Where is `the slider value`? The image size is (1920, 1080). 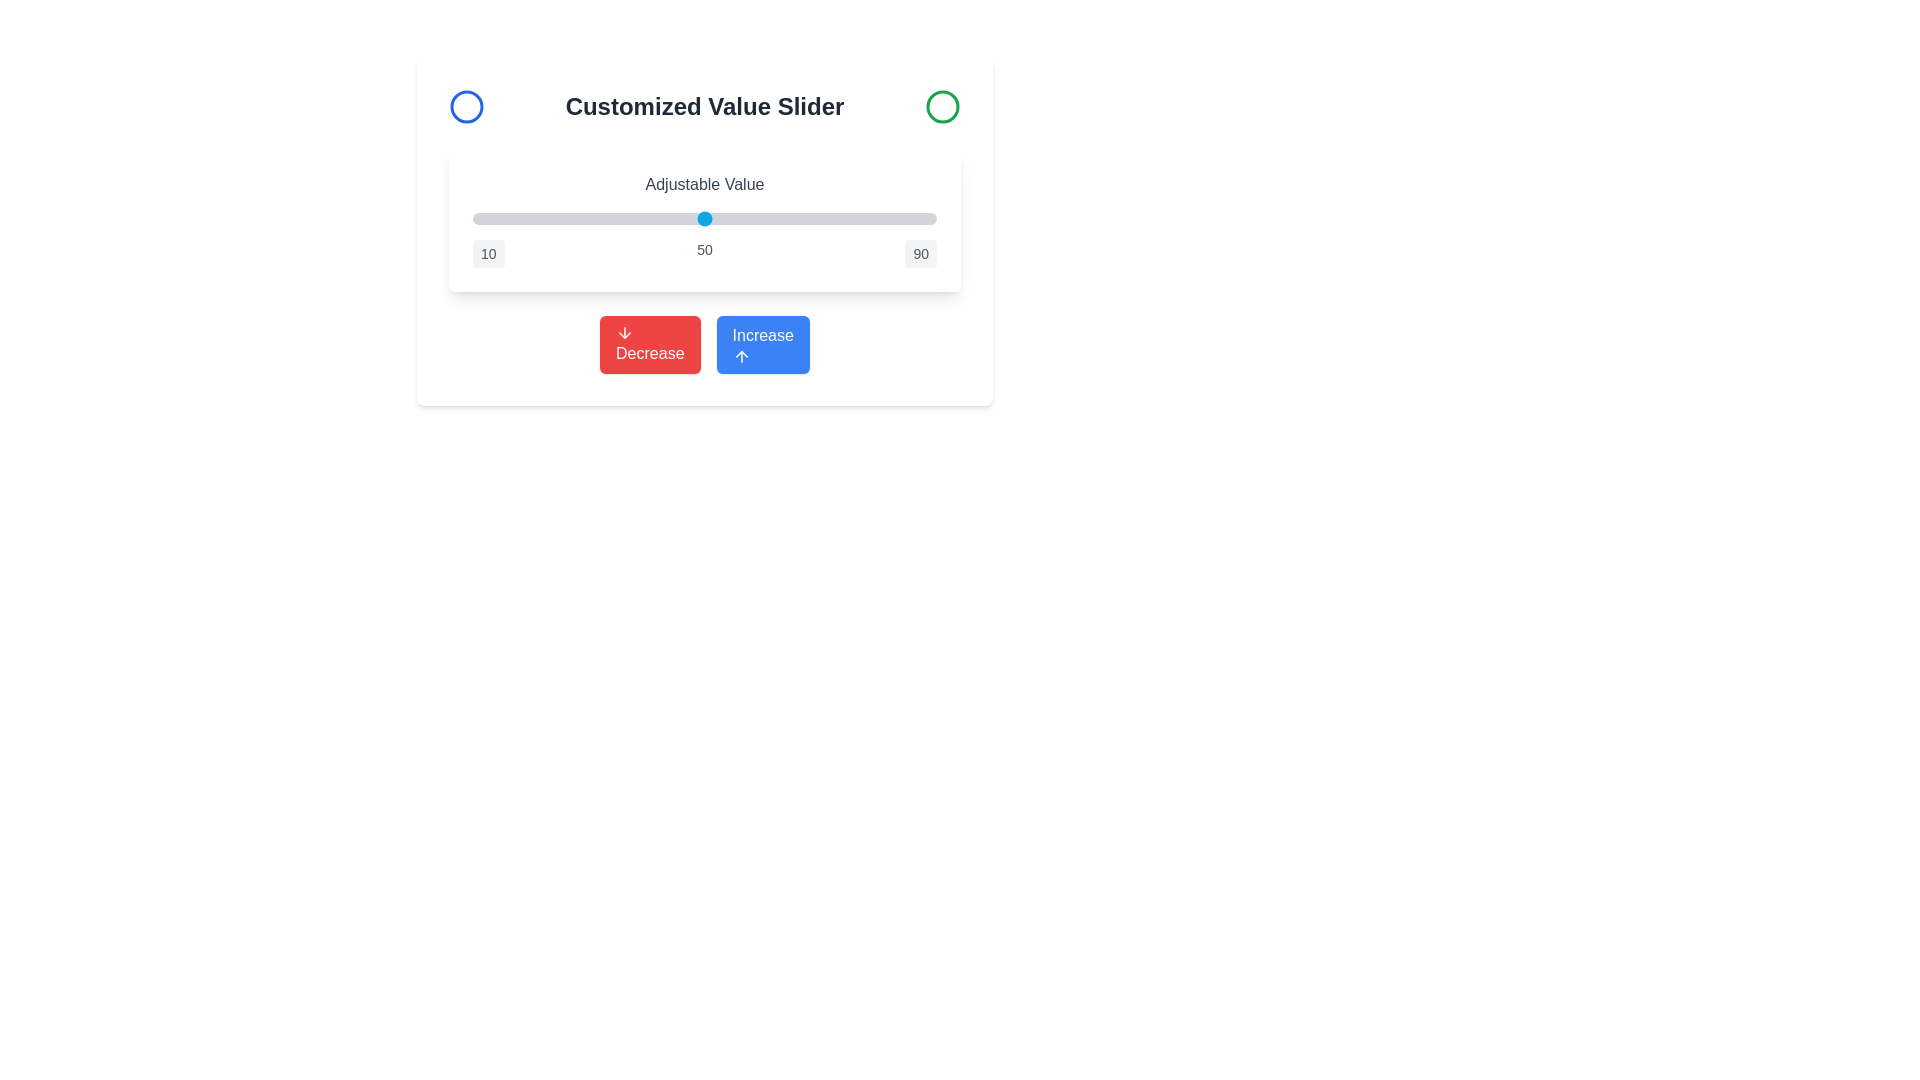
the slider value is located at coordinates (658, 219).